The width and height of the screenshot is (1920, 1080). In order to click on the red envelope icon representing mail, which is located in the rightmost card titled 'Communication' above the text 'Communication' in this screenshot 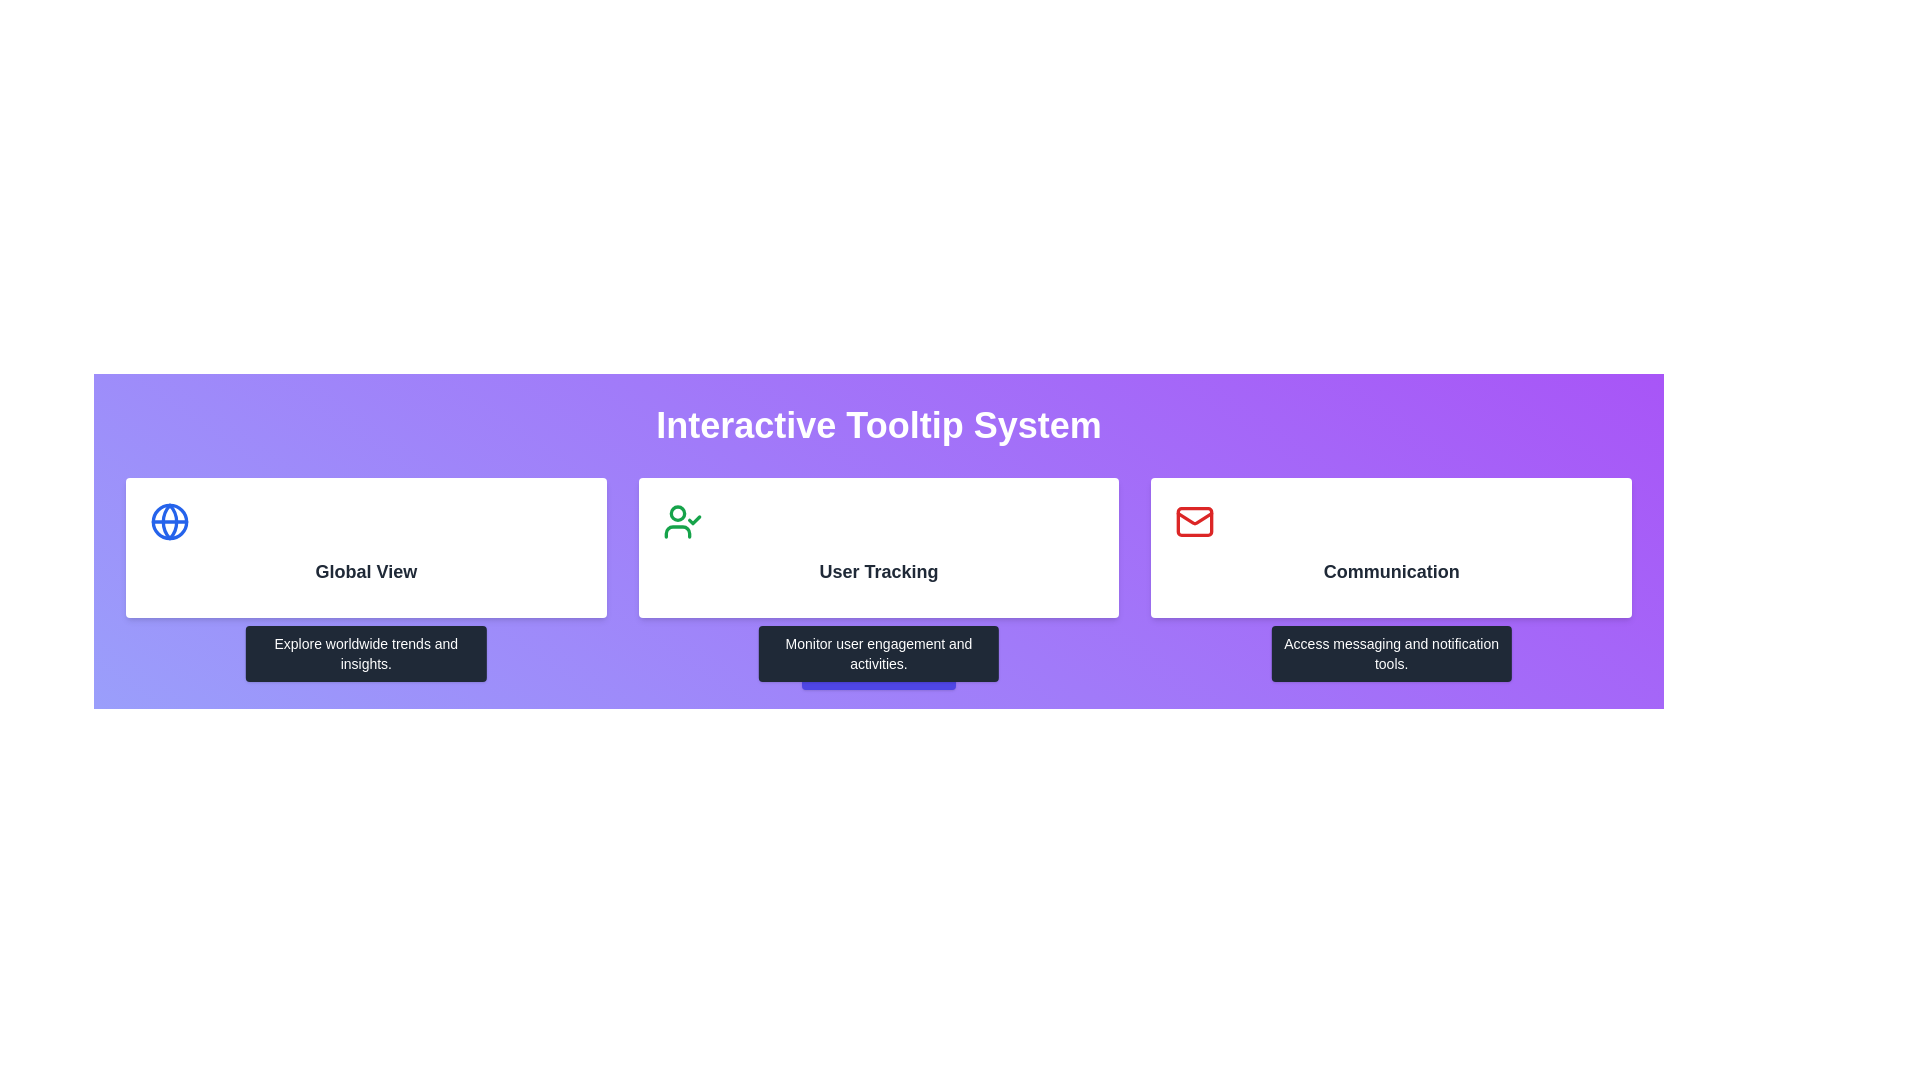, I will do `click(1195, 520)`.